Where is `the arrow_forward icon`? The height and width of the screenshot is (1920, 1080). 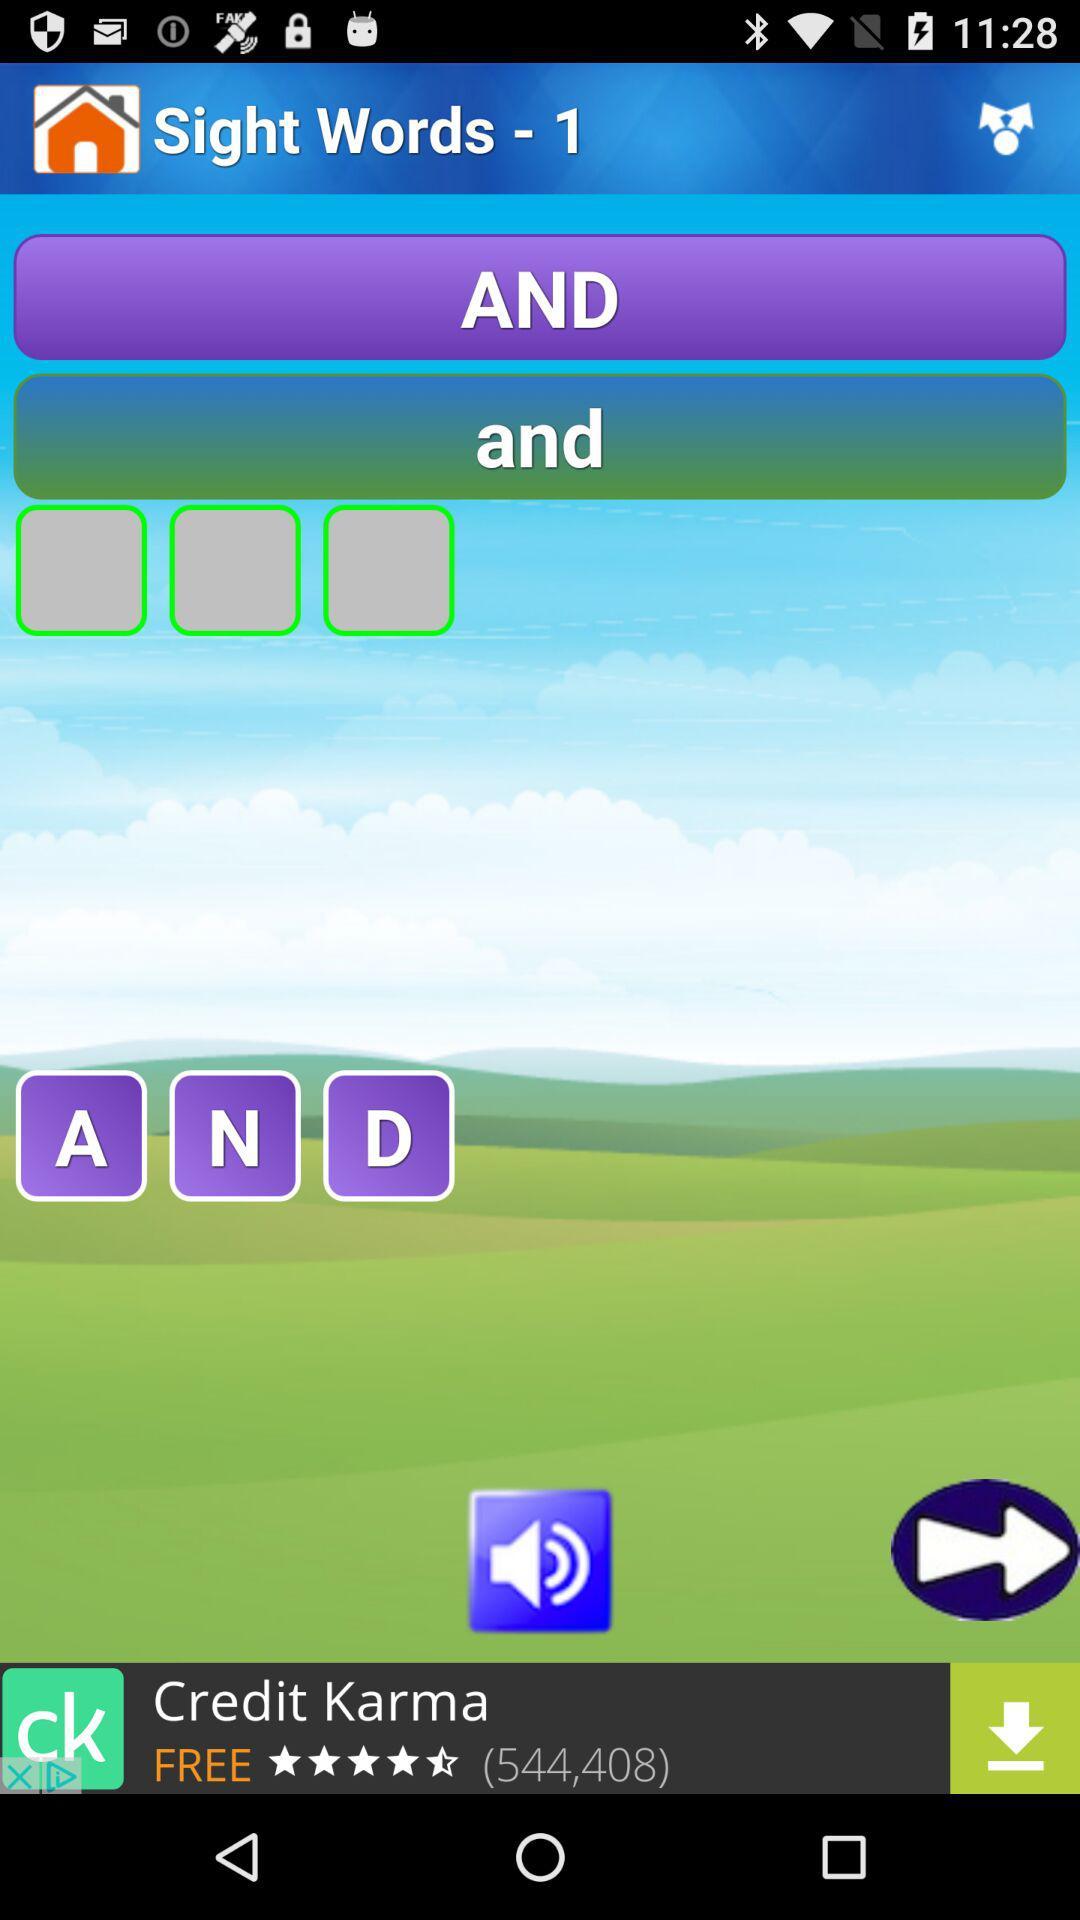
the arrow_forward icon is located at coordinates (984, 1658).